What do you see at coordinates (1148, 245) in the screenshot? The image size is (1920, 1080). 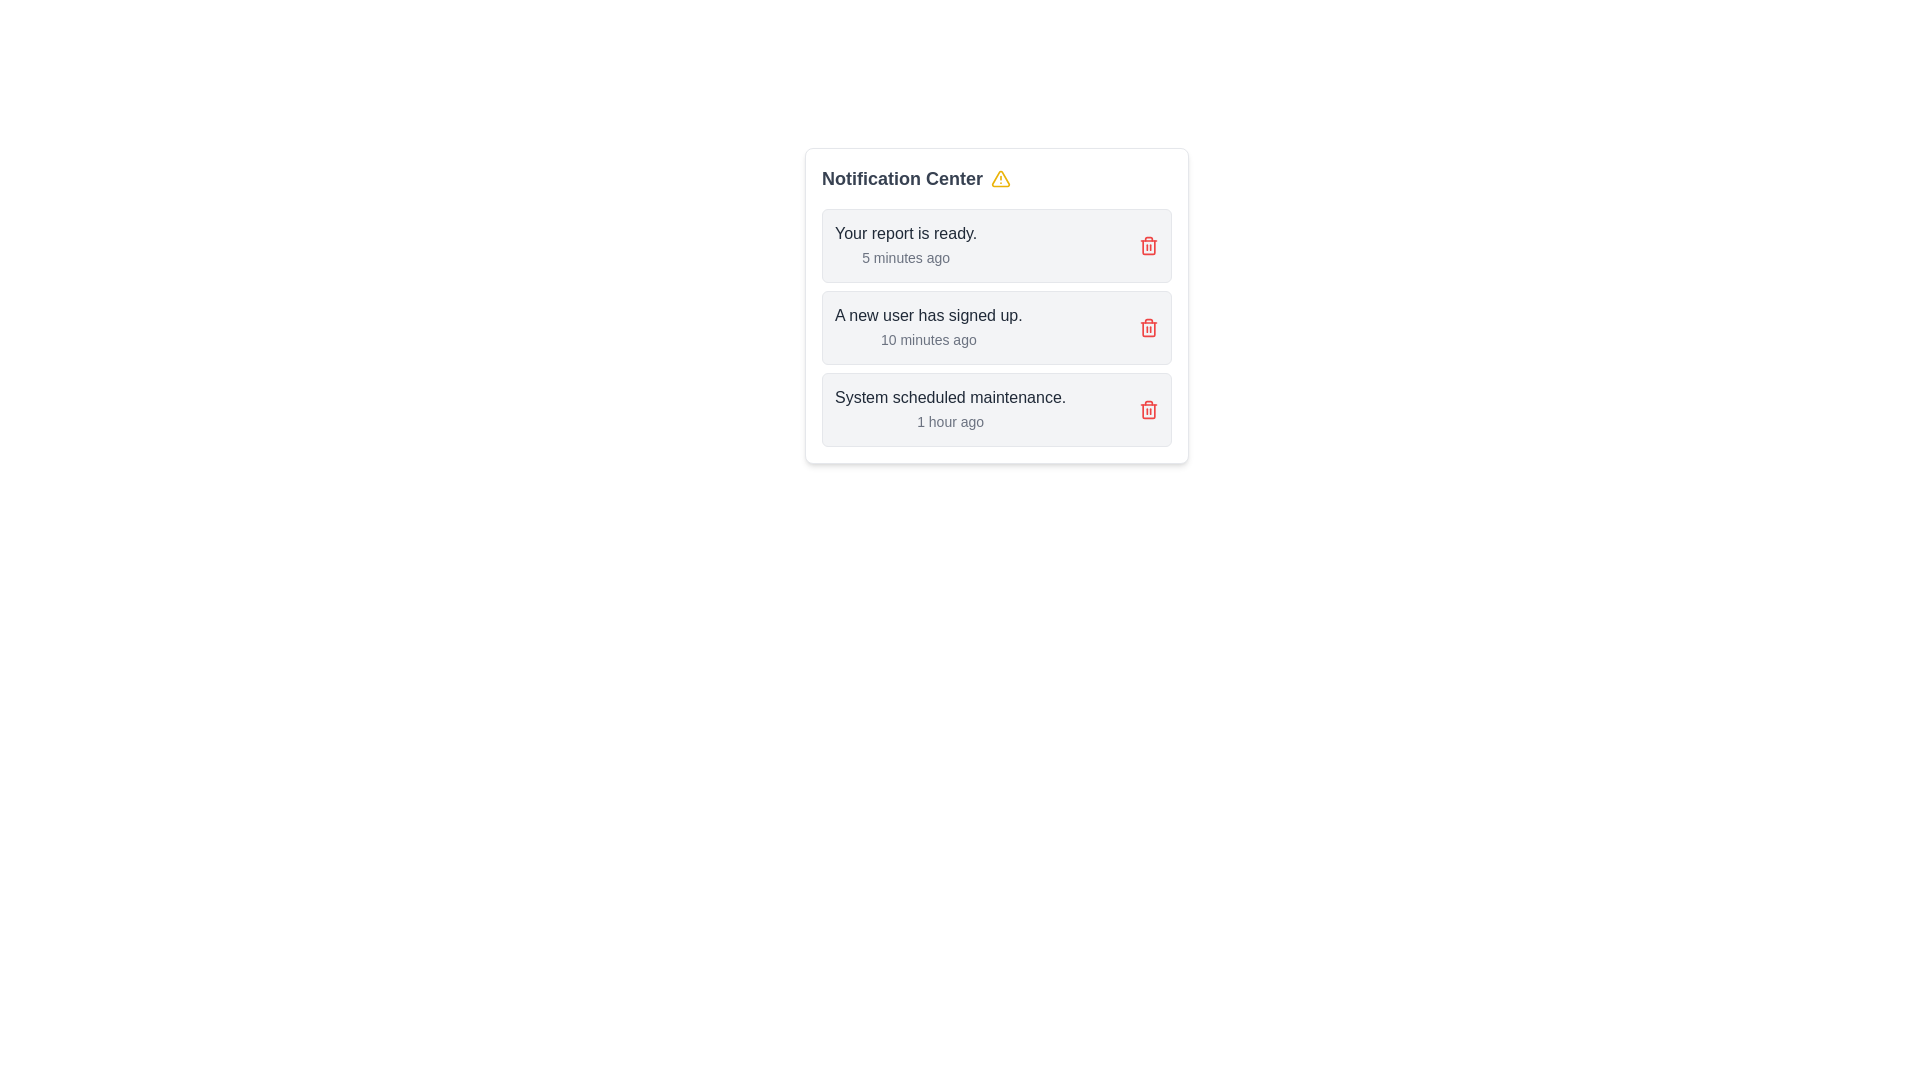 I see `the delete icon button located in the topmost notification entry, aligned to the right edge` at bounding box center [1148, 245].